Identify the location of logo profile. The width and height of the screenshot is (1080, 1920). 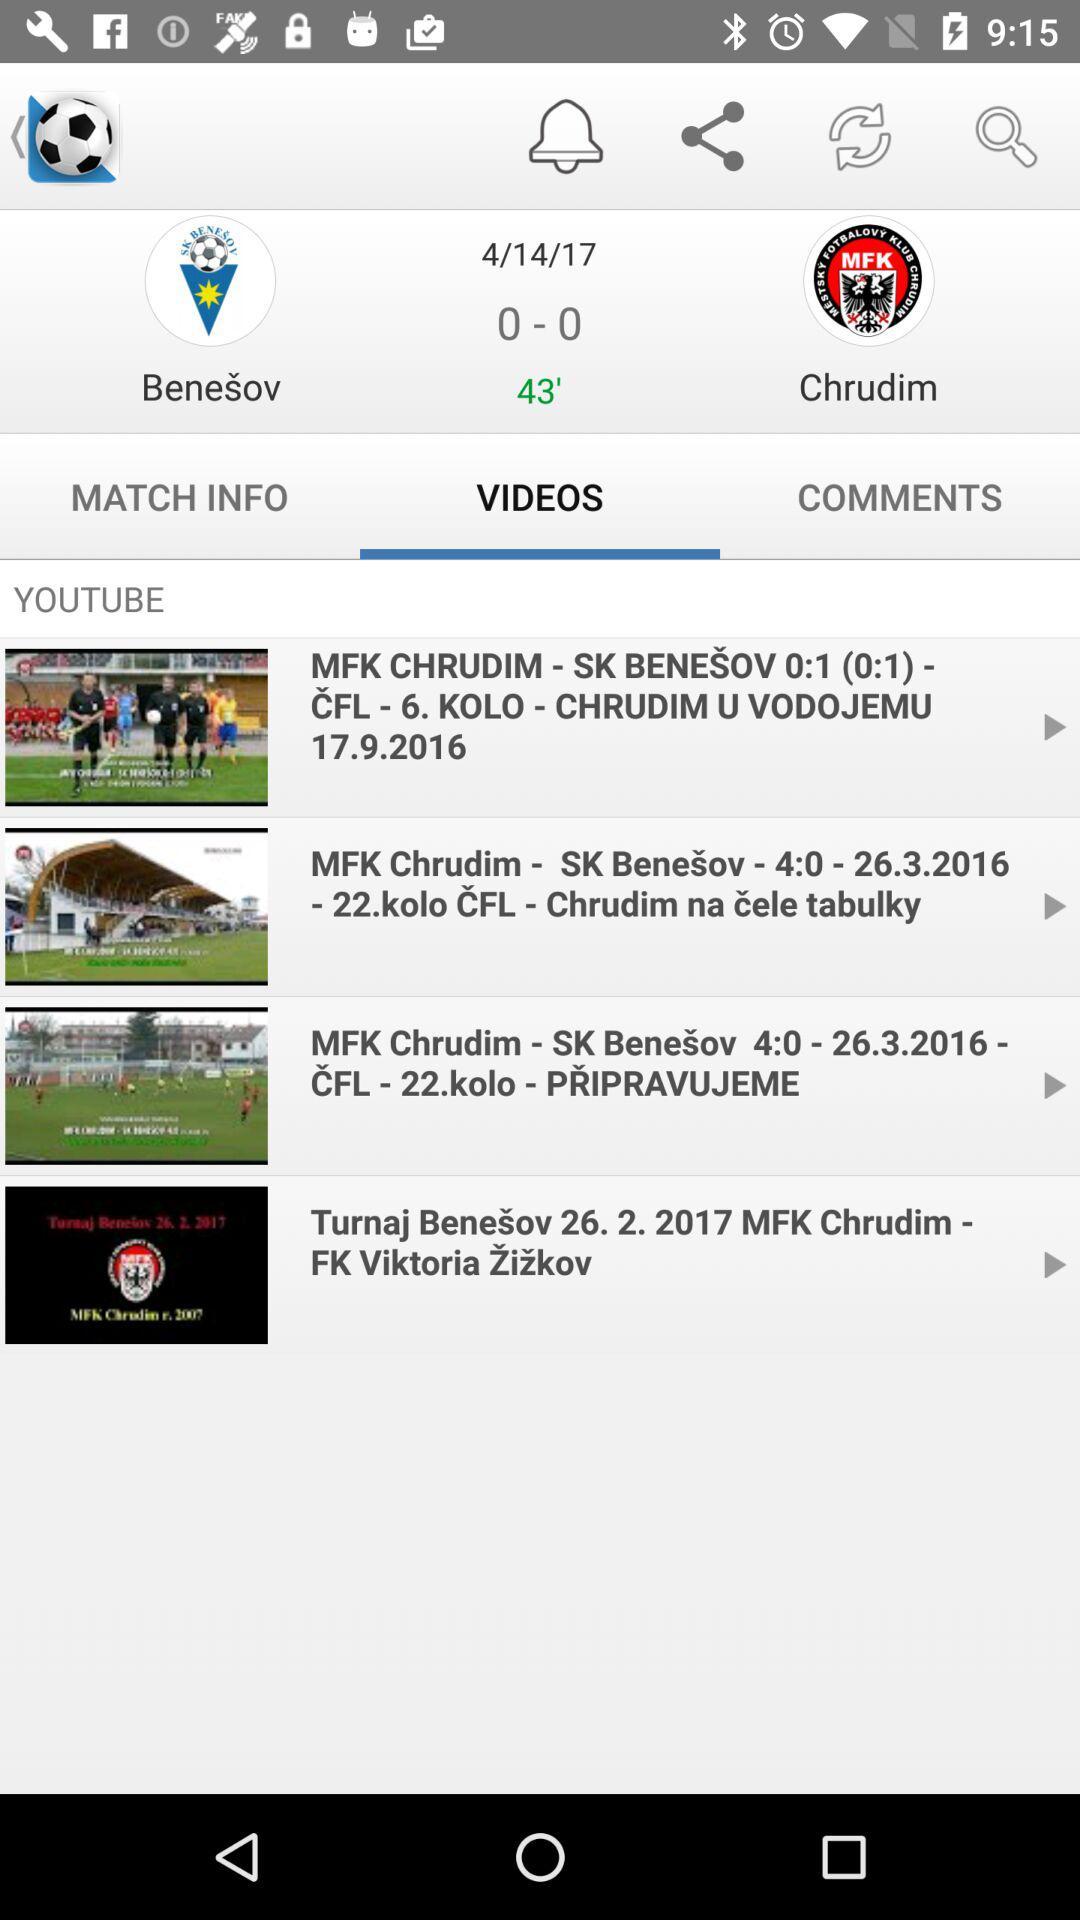
(210, 279).